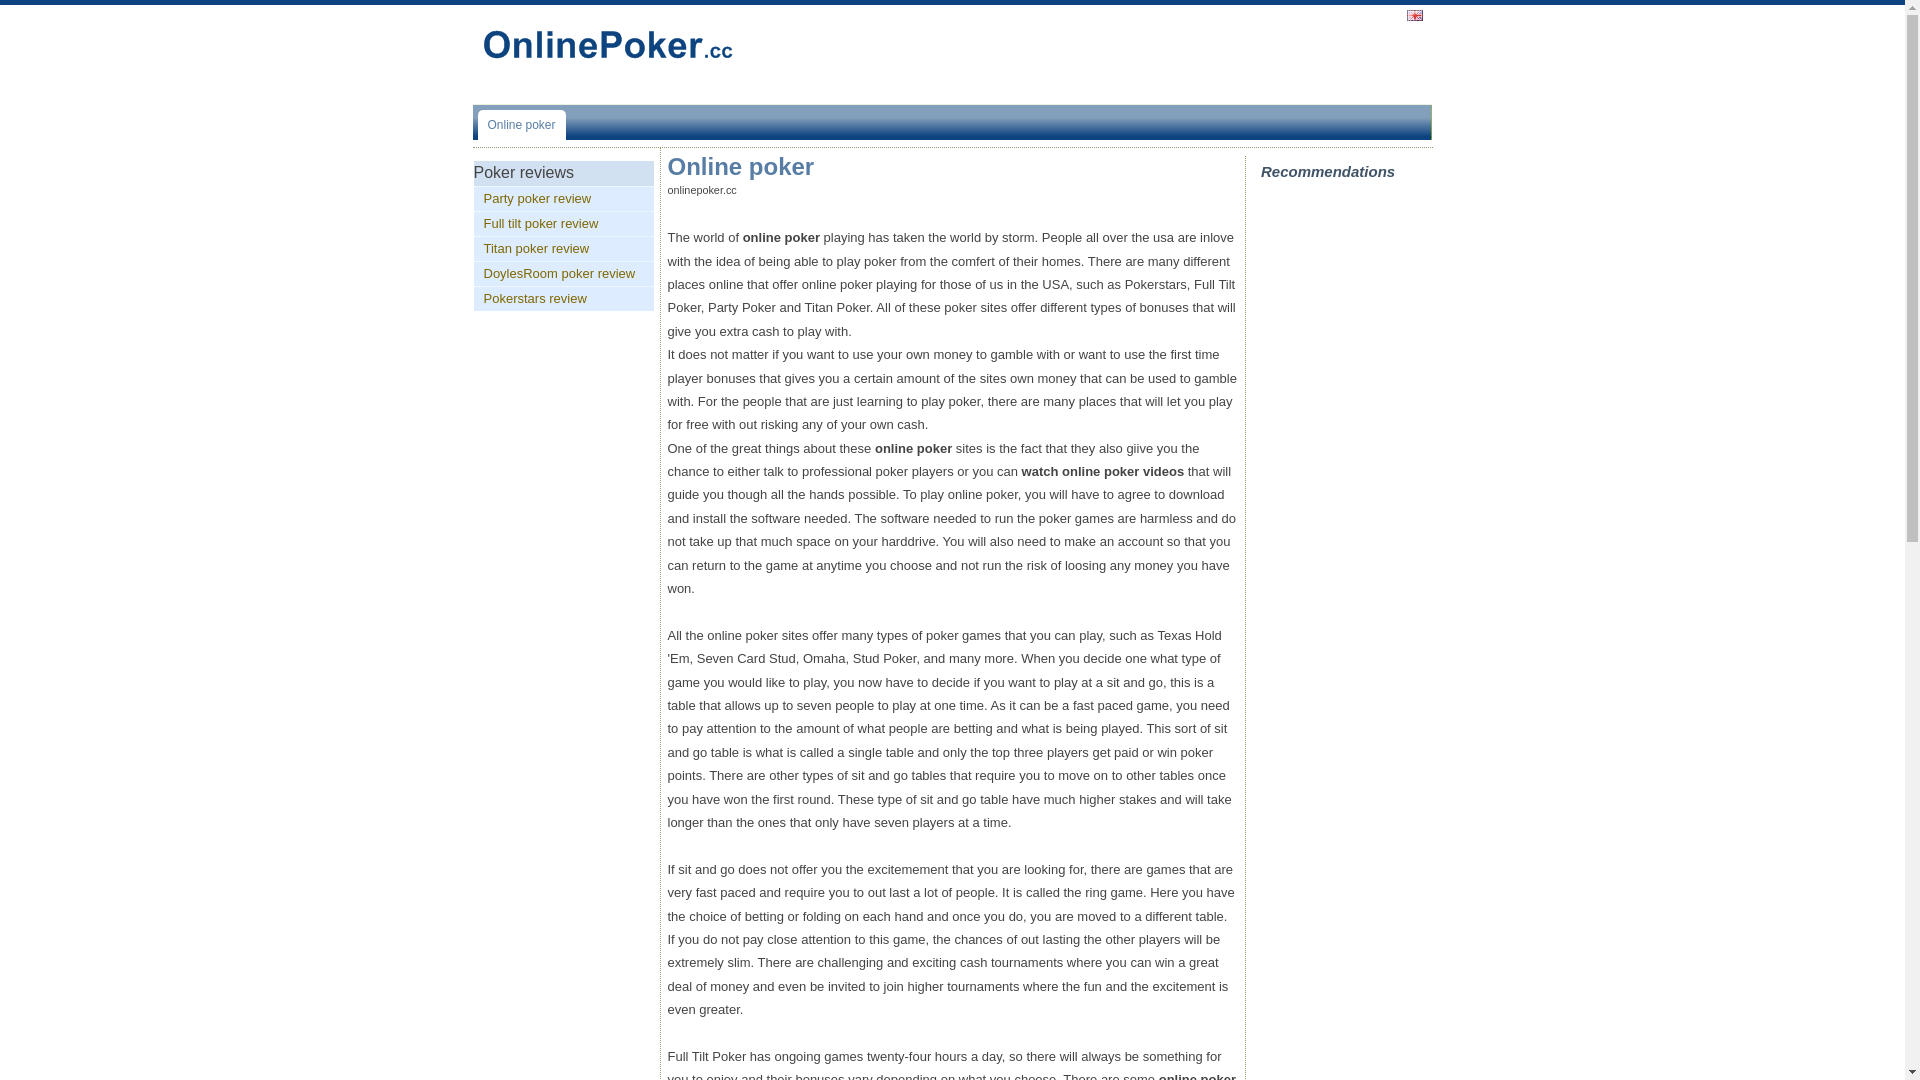  What do you see at coordinates (523, 124) in the screenshot?
I see `'Online poker'` at bounding box center [523, 124].